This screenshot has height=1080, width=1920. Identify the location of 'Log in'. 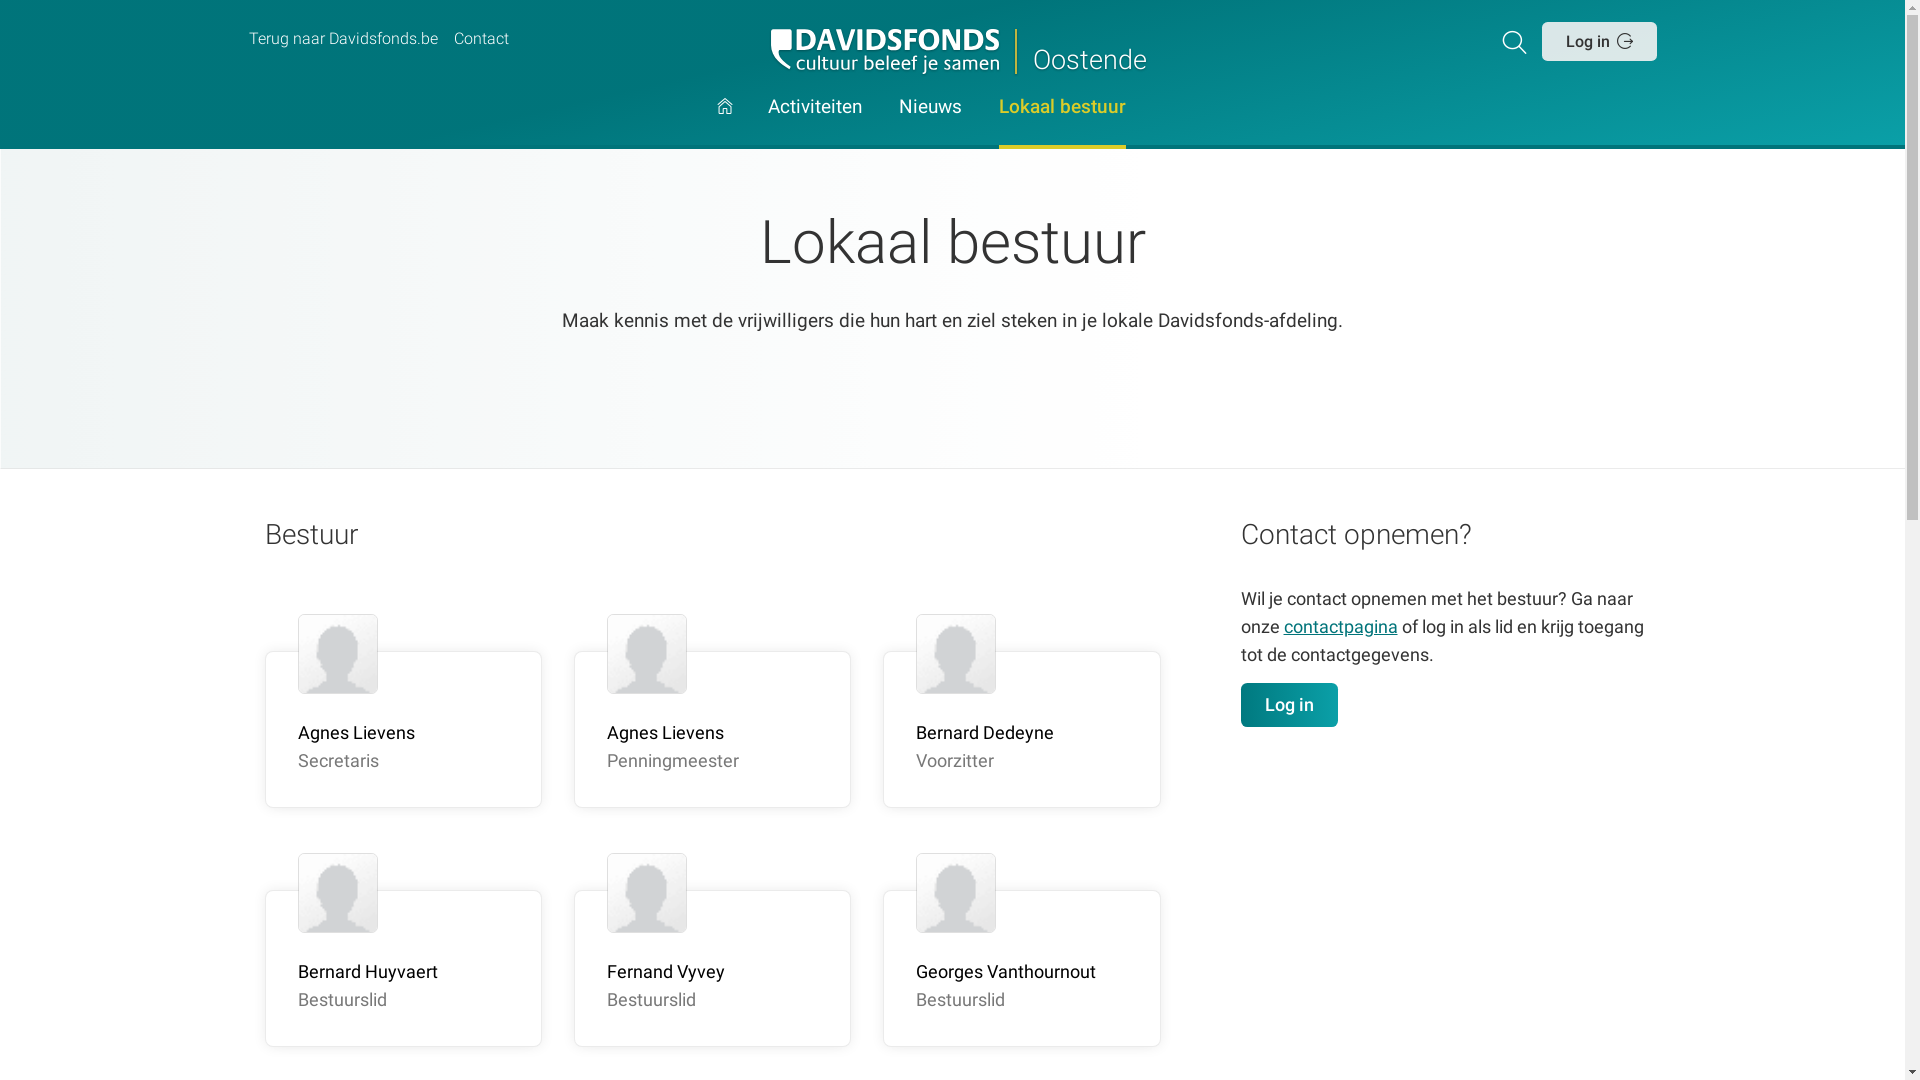
(1597, 41).